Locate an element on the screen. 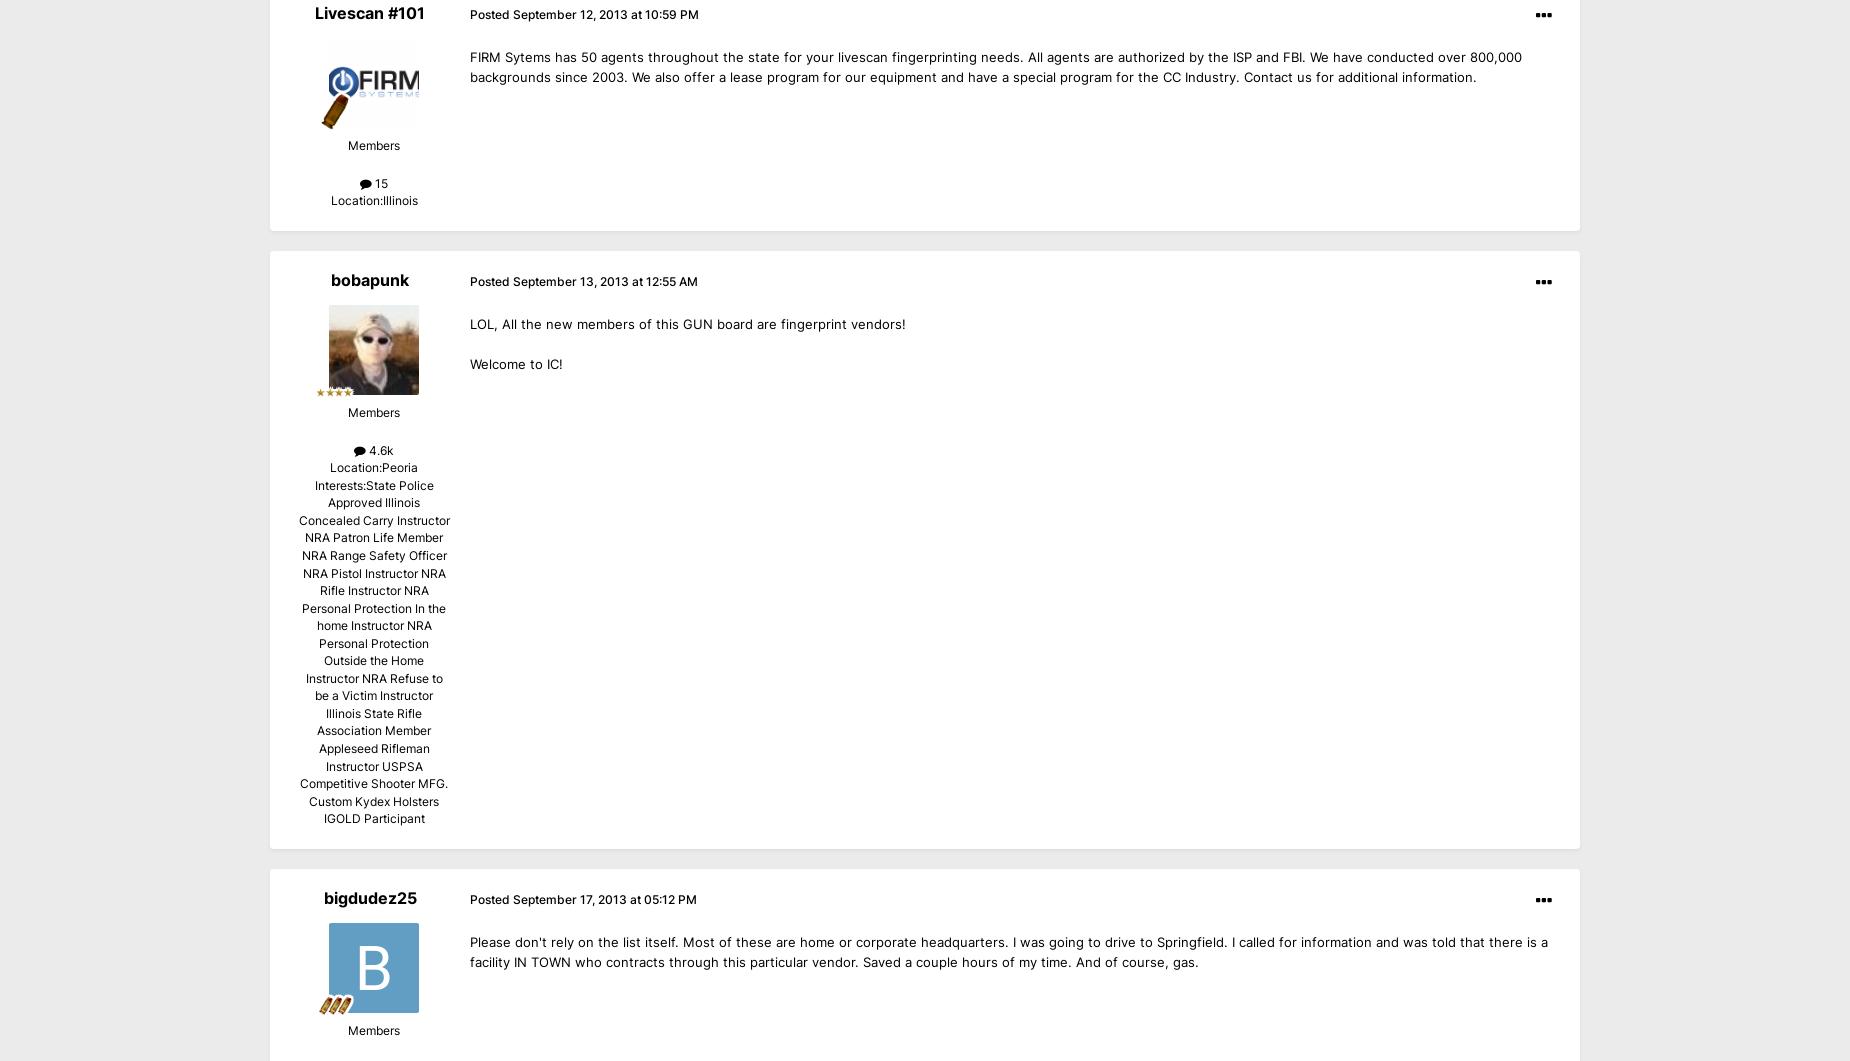  'September 12, 2013 at 10:59  PM' is located at coordinates (606, 14).